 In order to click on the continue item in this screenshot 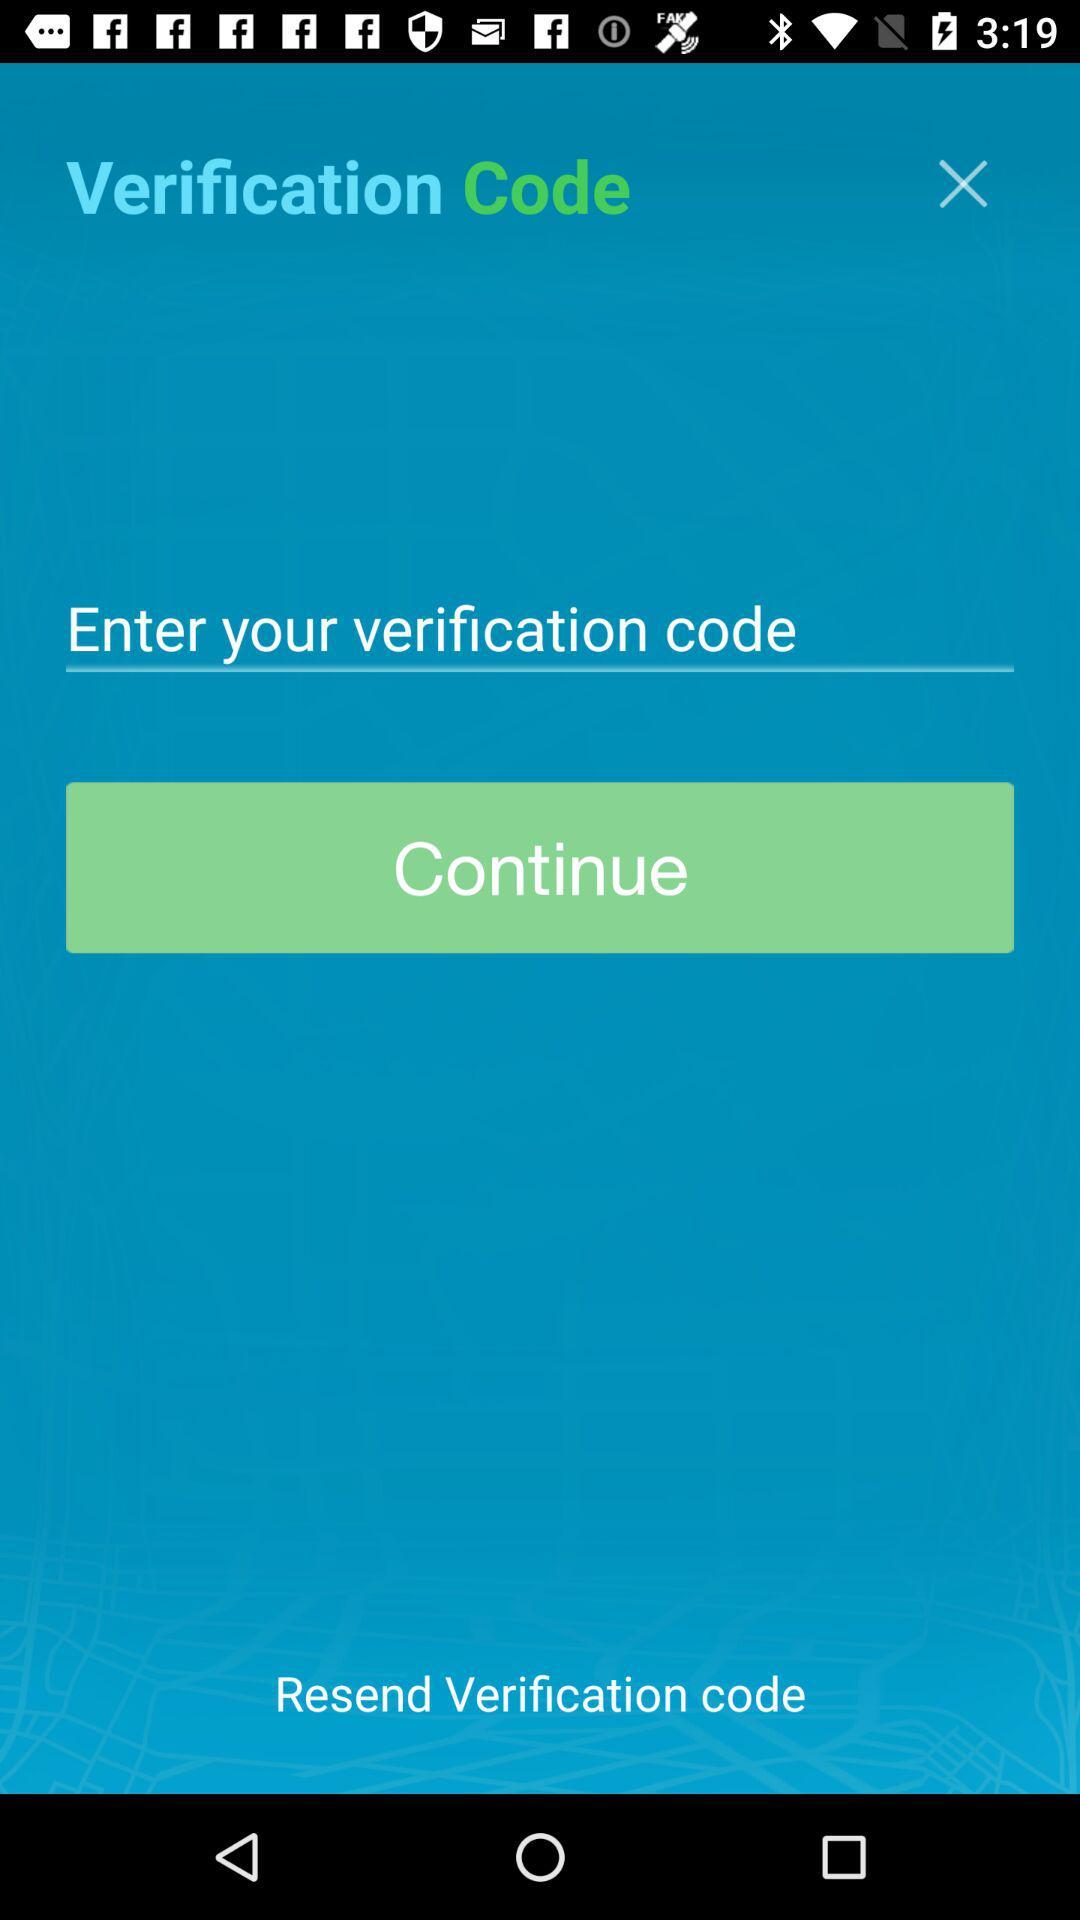, I will do `click(540, 867)`.